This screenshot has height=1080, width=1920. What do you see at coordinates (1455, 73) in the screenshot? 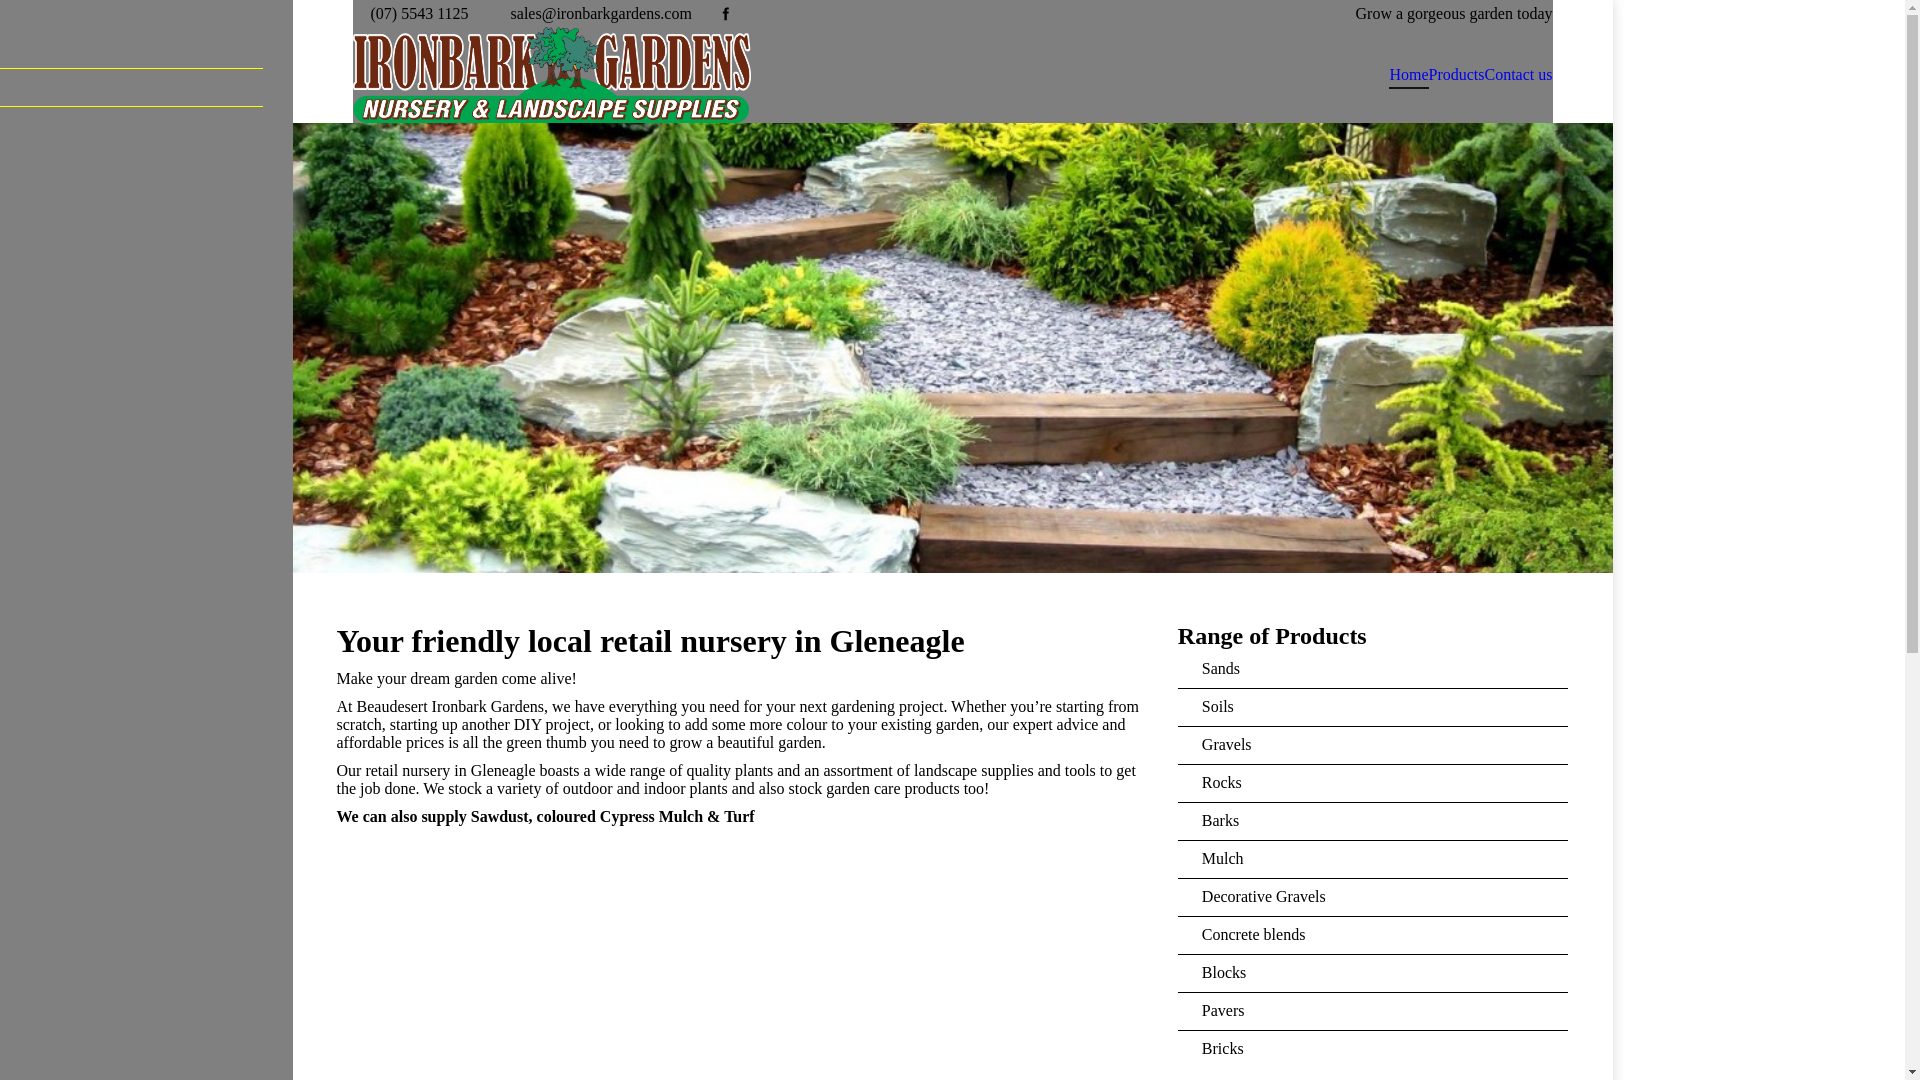
I see `'Products'` at bounding box center [1455, 73].